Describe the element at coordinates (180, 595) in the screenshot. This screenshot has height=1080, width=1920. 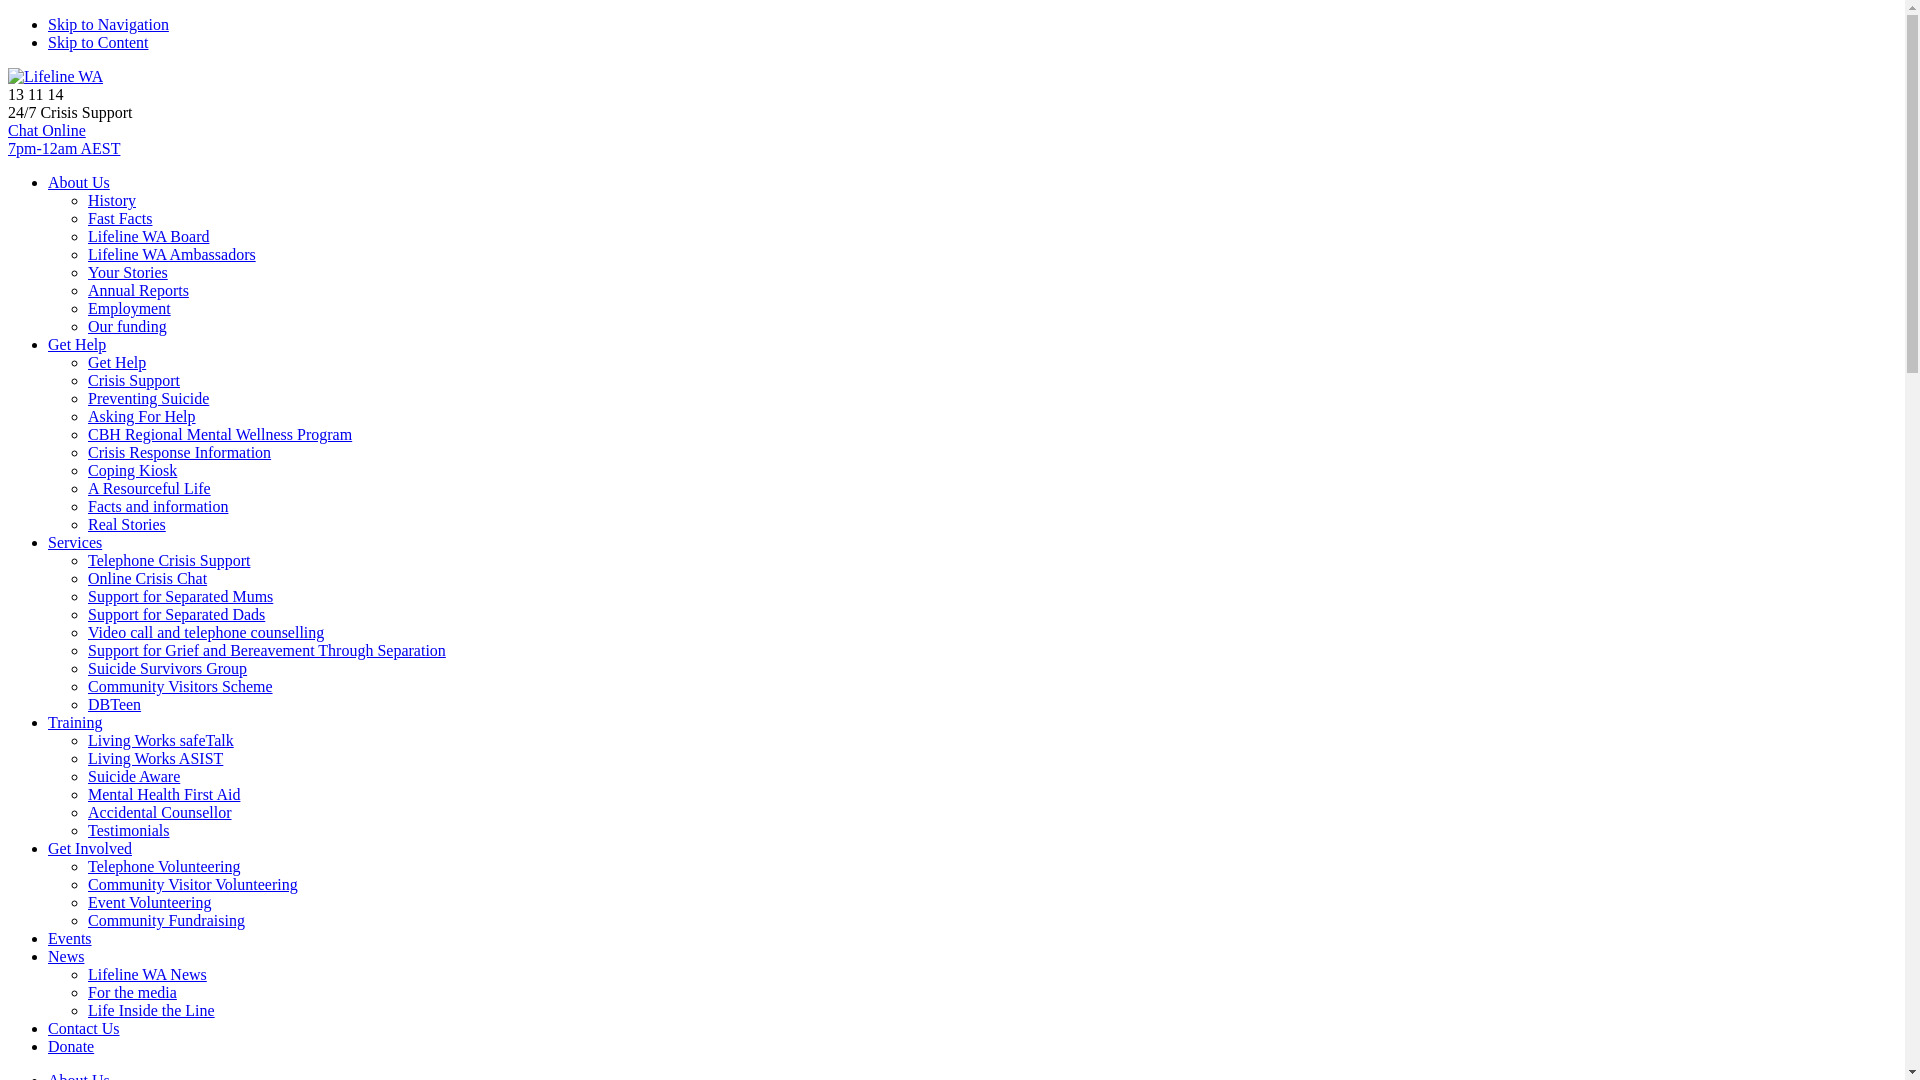
I see `'Support for Separated Mums'` at that location.